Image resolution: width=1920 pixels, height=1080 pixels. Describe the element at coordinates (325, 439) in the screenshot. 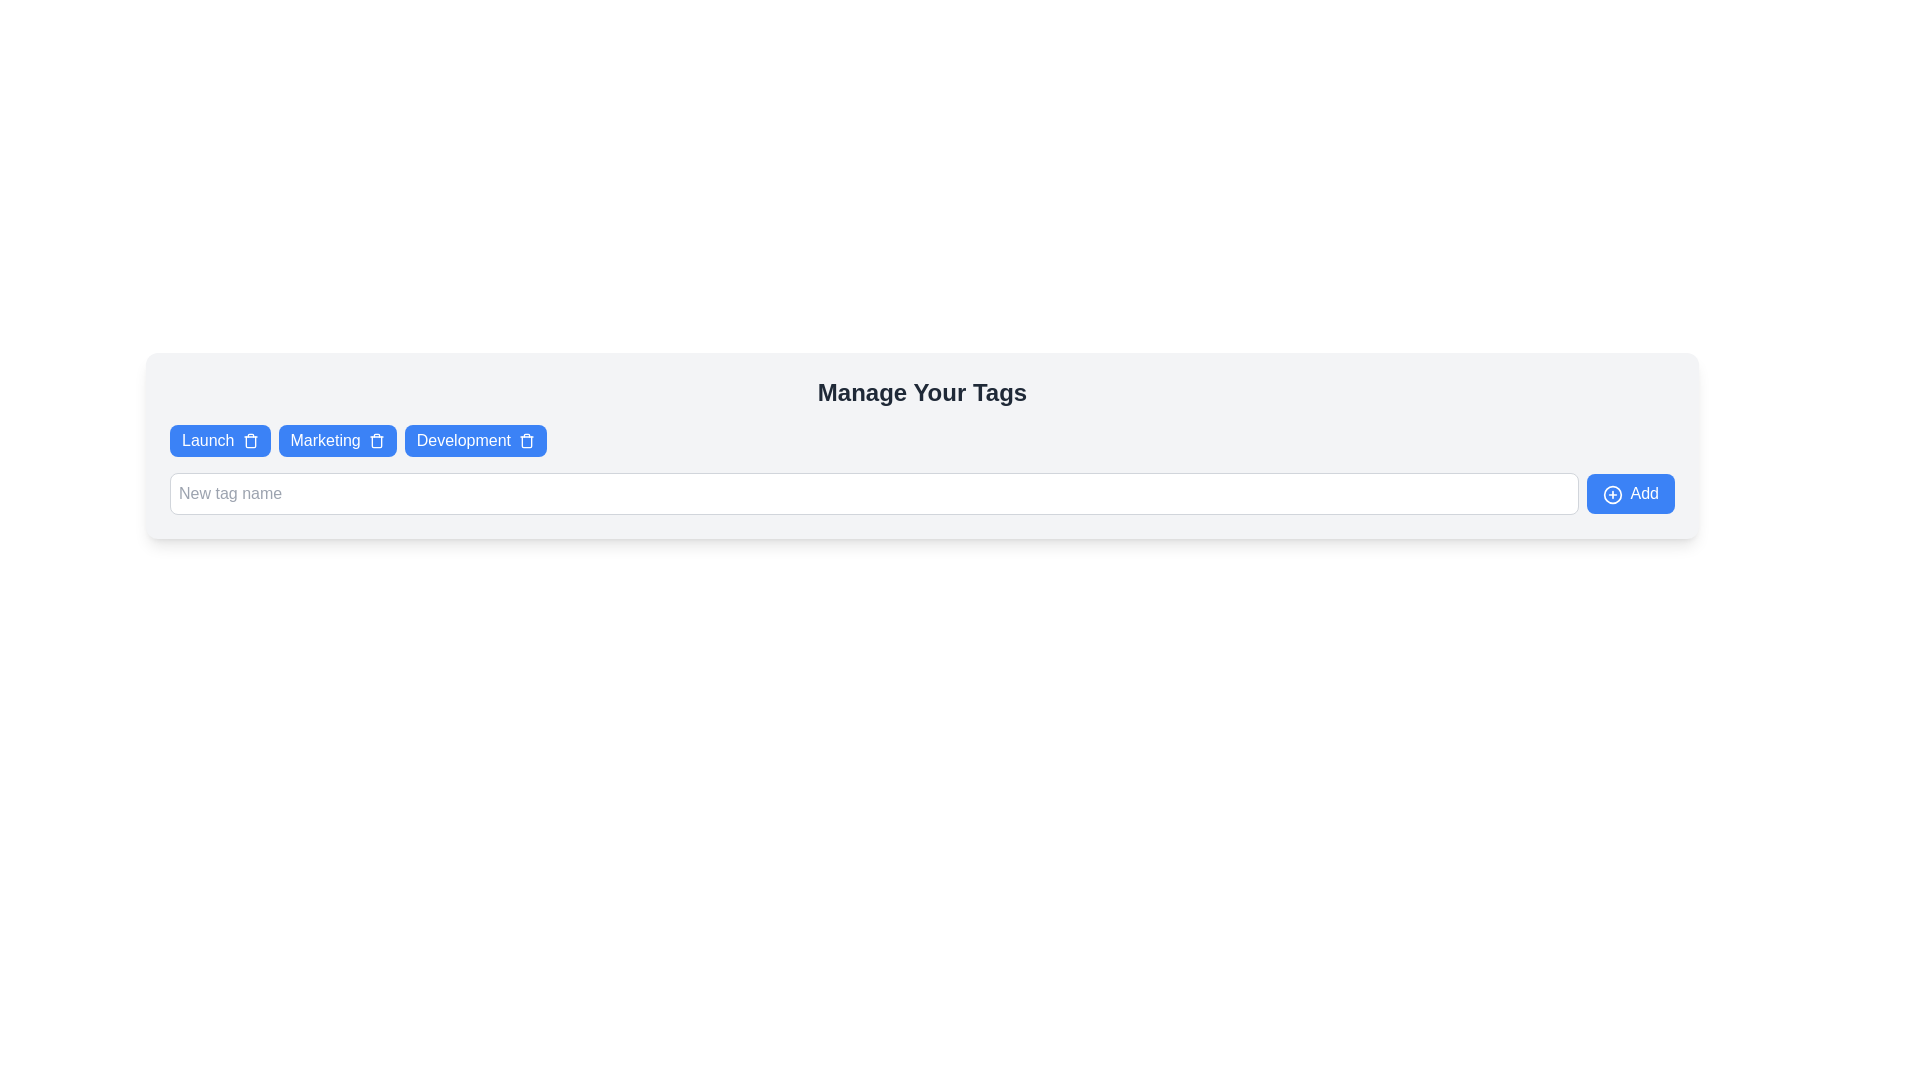

I see `the non-interactive label representing the 'Marketing' category, which is the second tag from the left, flanked by 'Launch' and 'Development'` at that location.